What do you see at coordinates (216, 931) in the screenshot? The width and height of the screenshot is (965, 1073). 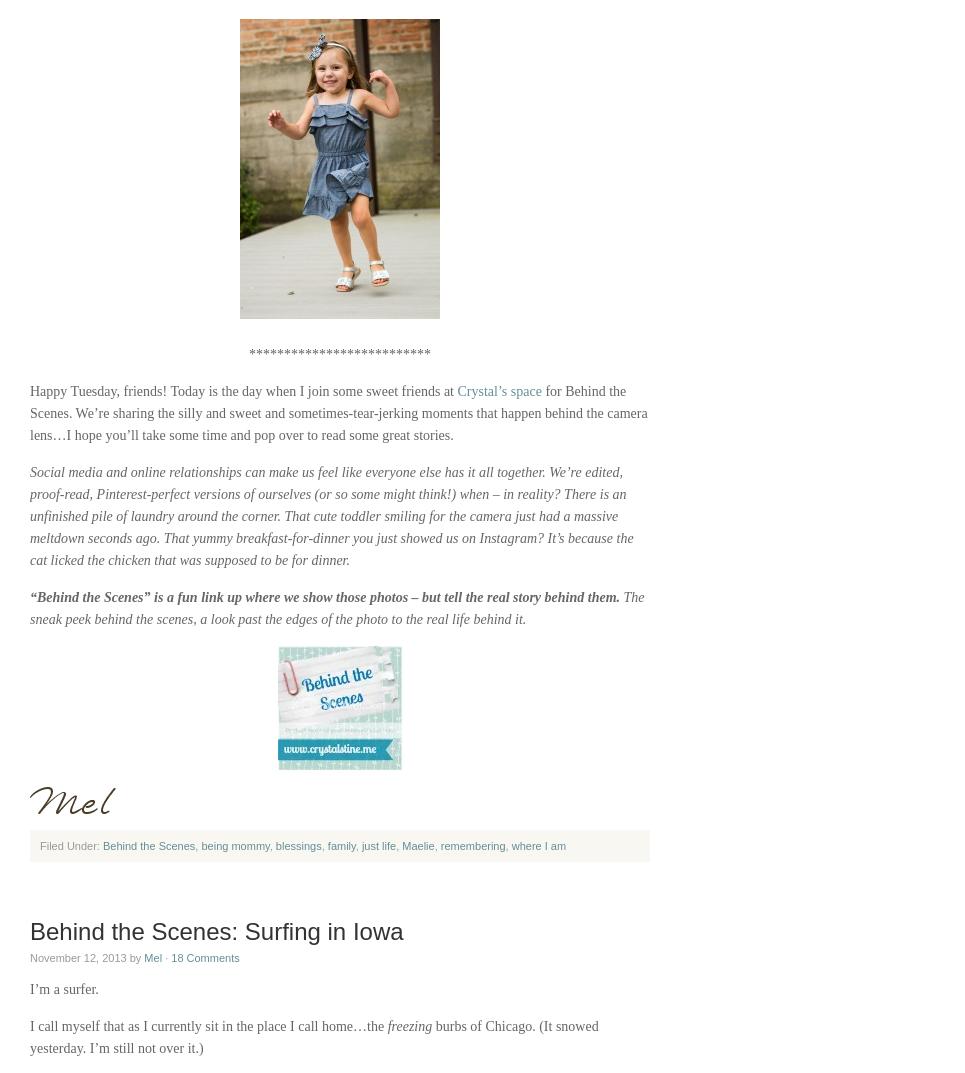 I see `'Behind the Scenes: Surfing in Iowa'` at bounding box center [216, 931].